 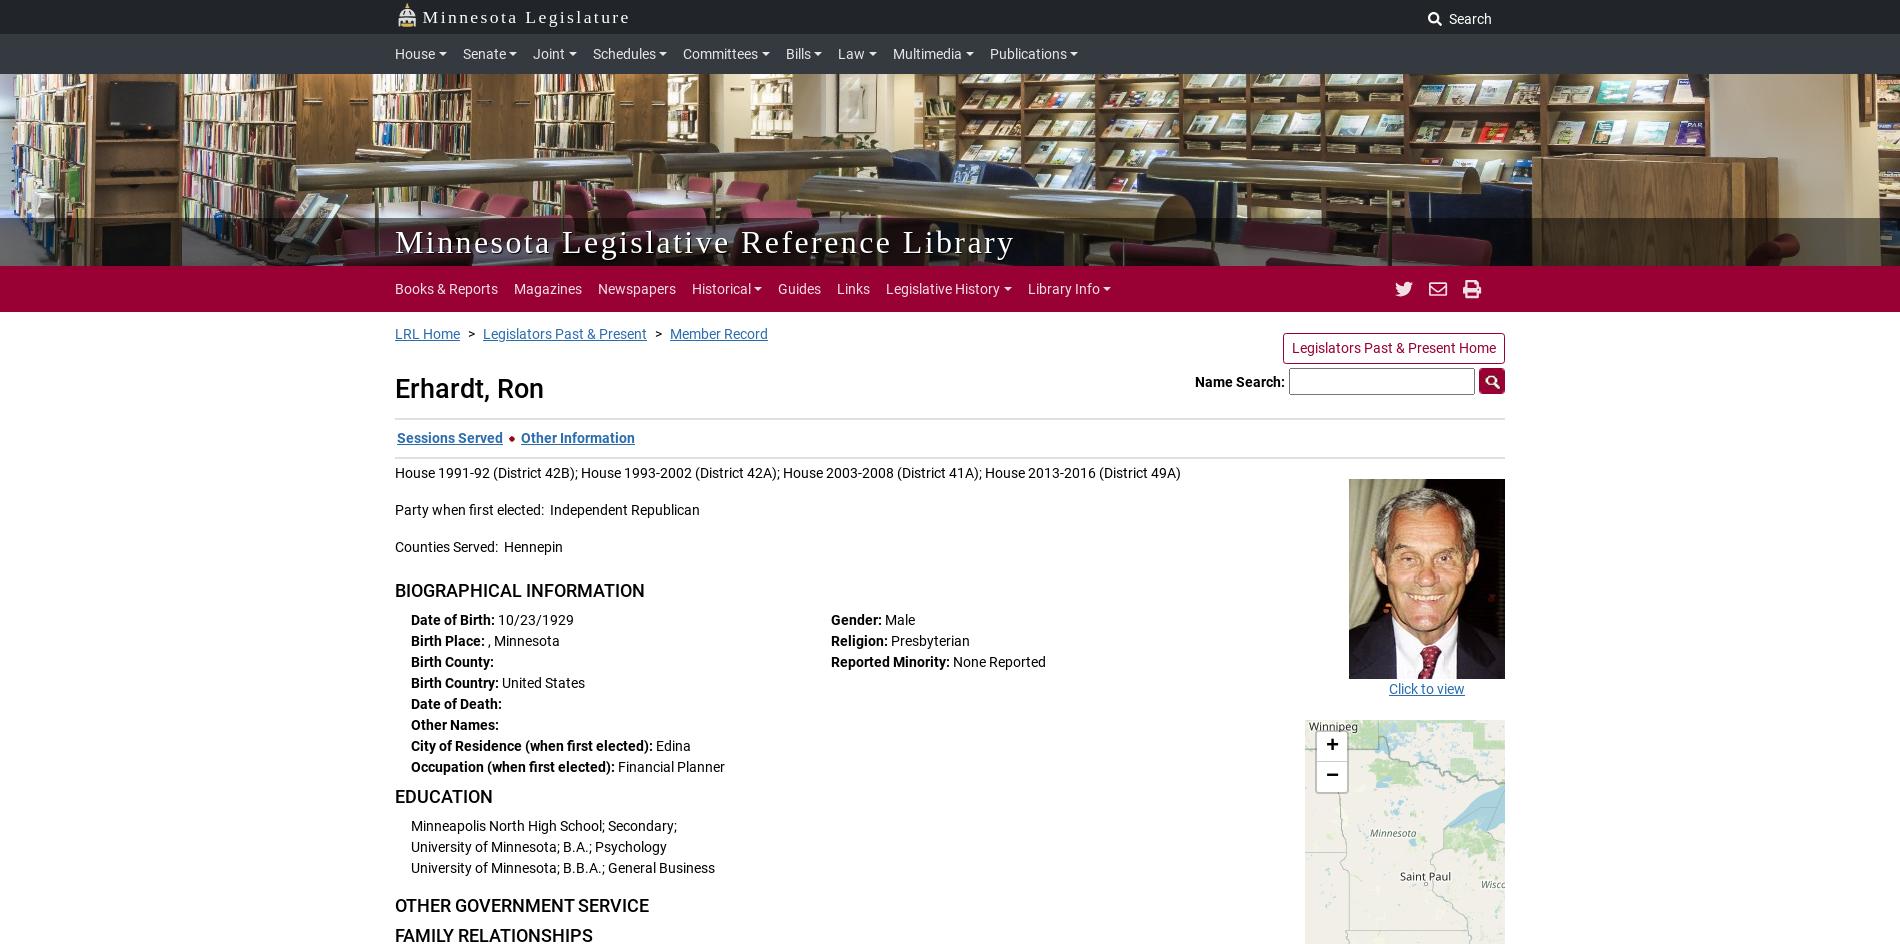 I want to click on 'Edina', so click(x=673, y=746).